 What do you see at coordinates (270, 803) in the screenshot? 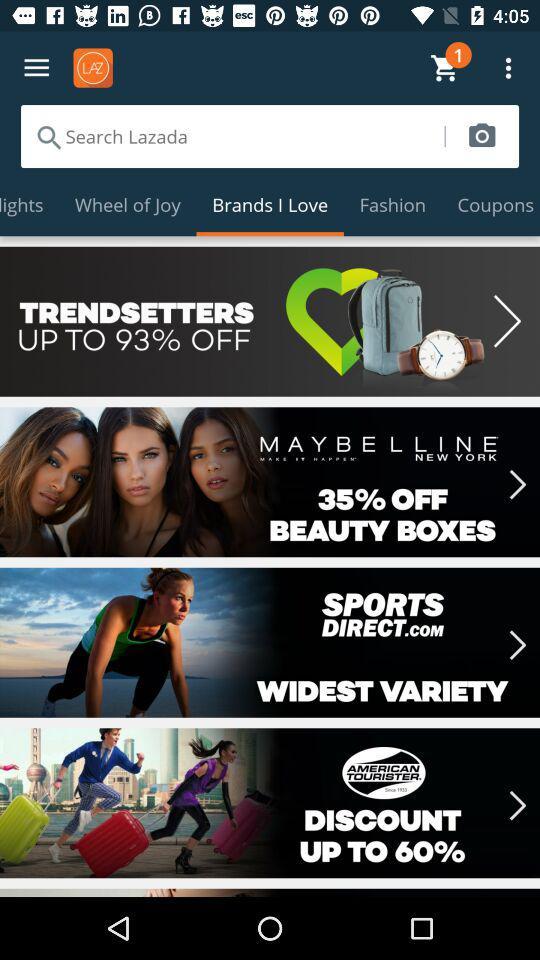
I see `current option` at bounding box center [270, 803].